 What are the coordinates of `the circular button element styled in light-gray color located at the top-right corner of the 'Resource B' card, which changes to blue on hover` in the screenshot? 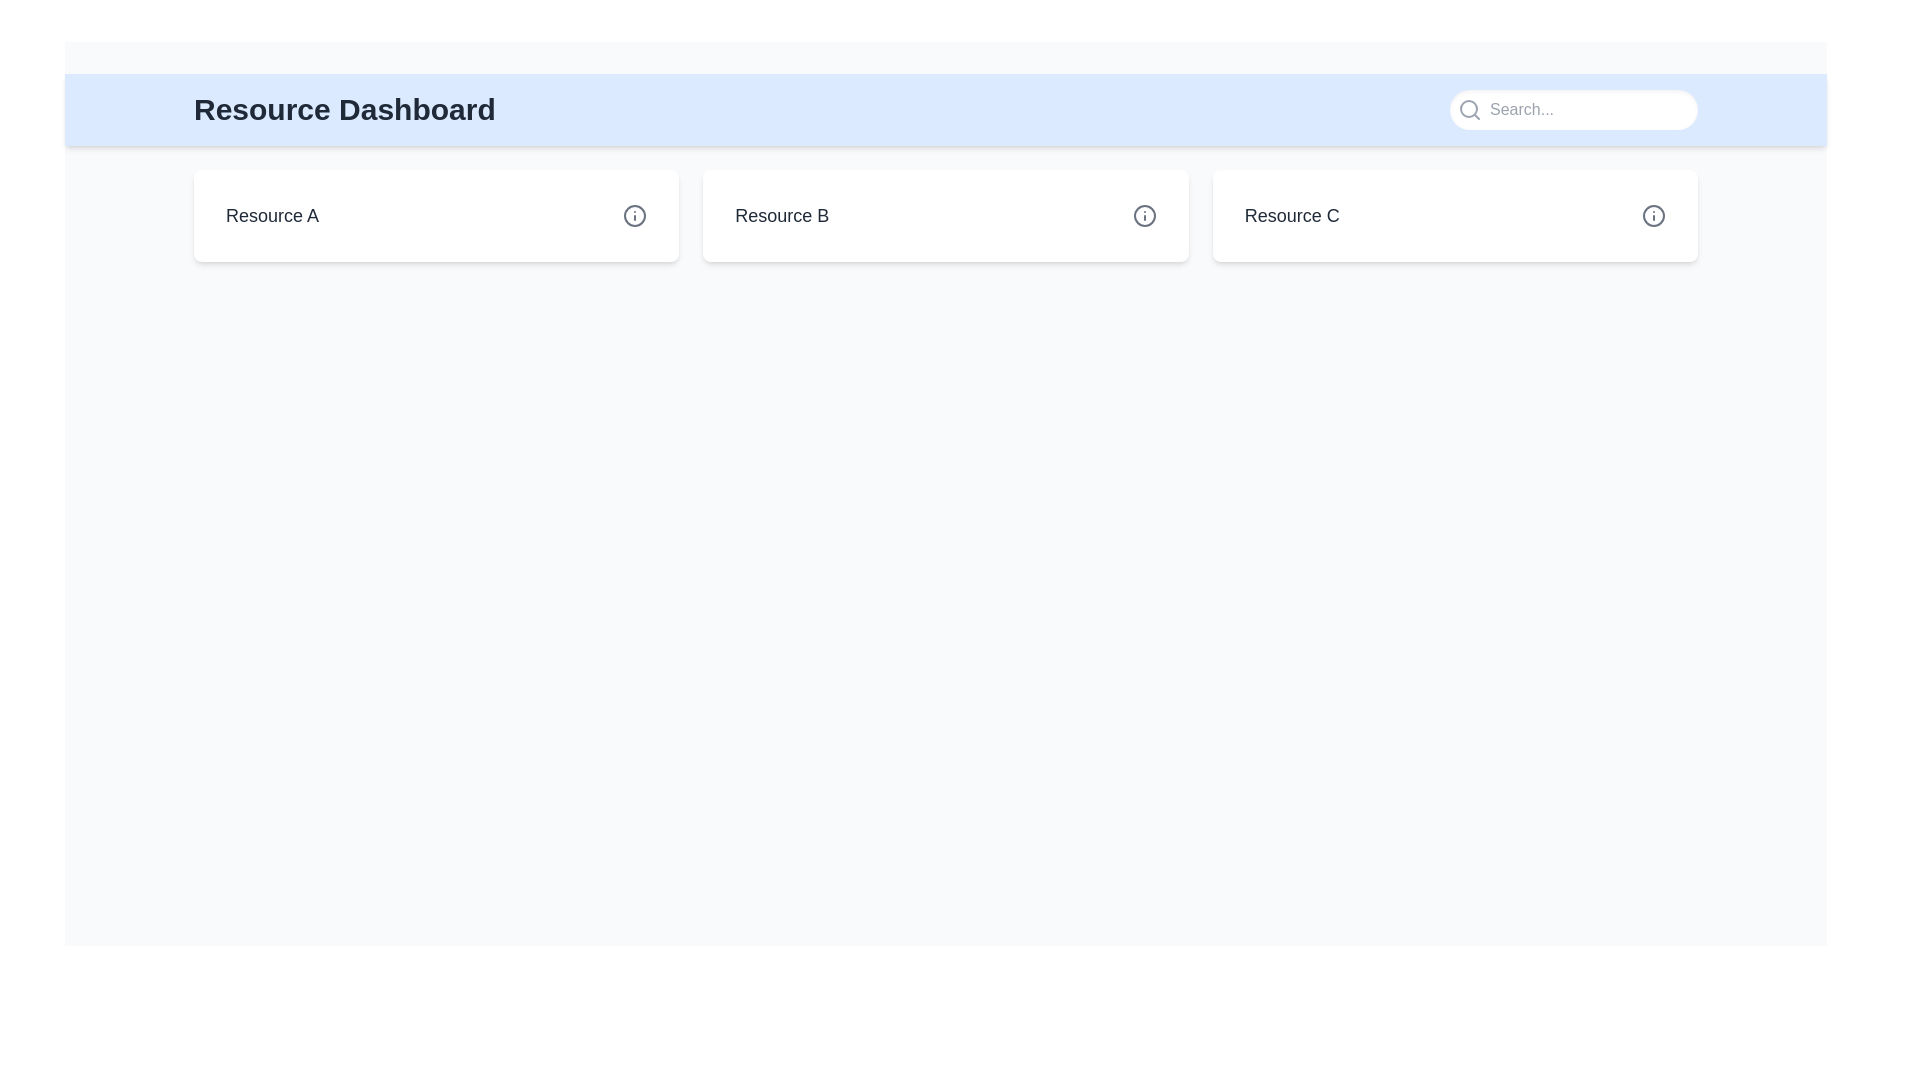 It's located at (1144, 216).